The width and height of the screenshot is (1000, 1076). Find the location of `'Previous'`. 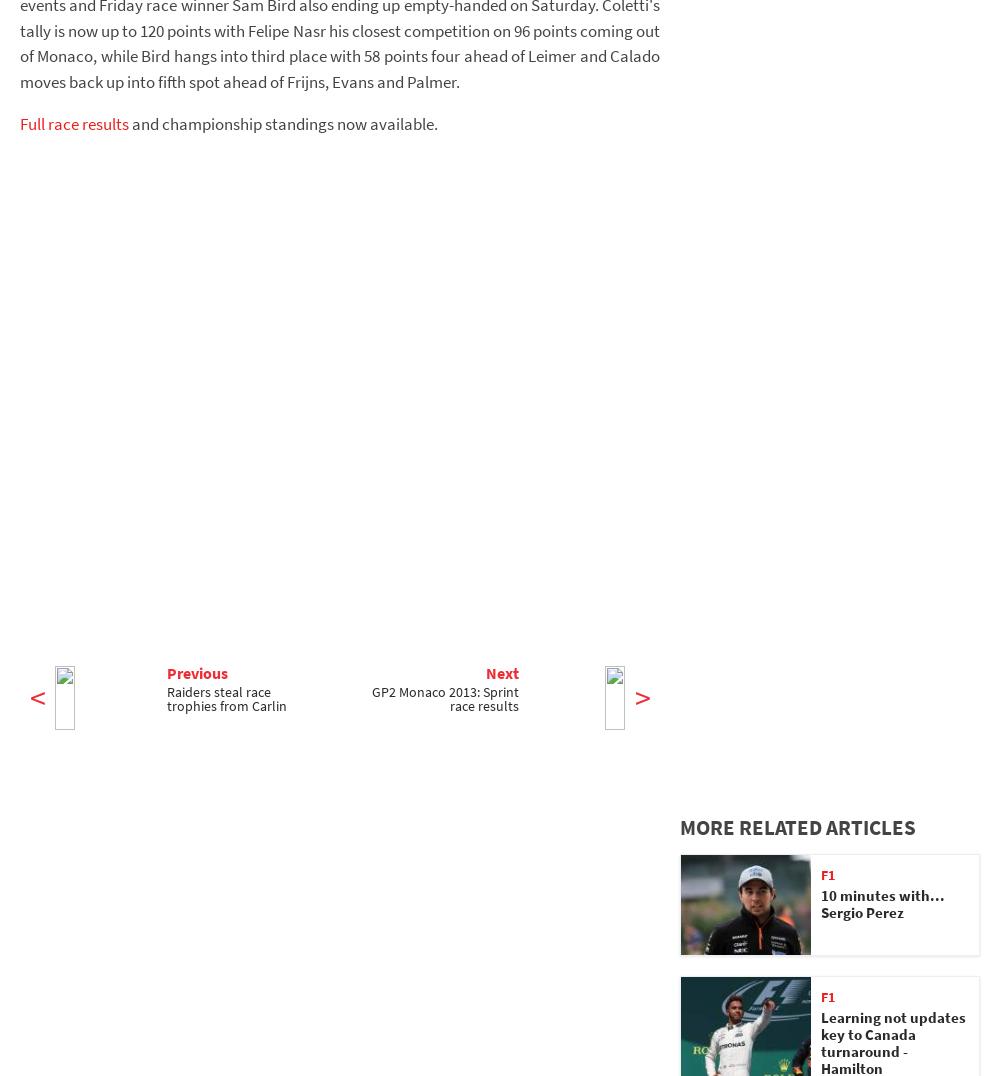

'Previous' is located at coordinates (196, 670).